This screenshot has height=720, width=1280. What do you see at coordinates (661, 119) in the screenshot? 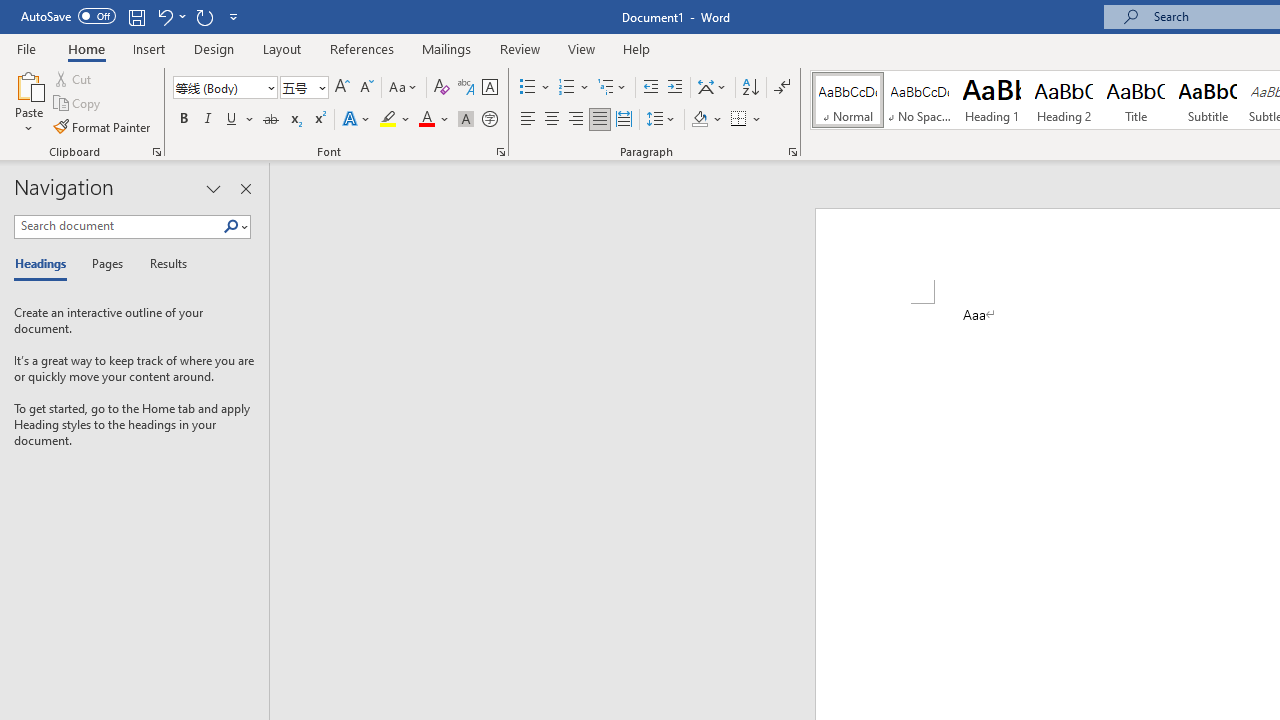
I see `'Line and Paragraph Spacing'` at bounding box center [661, 119].